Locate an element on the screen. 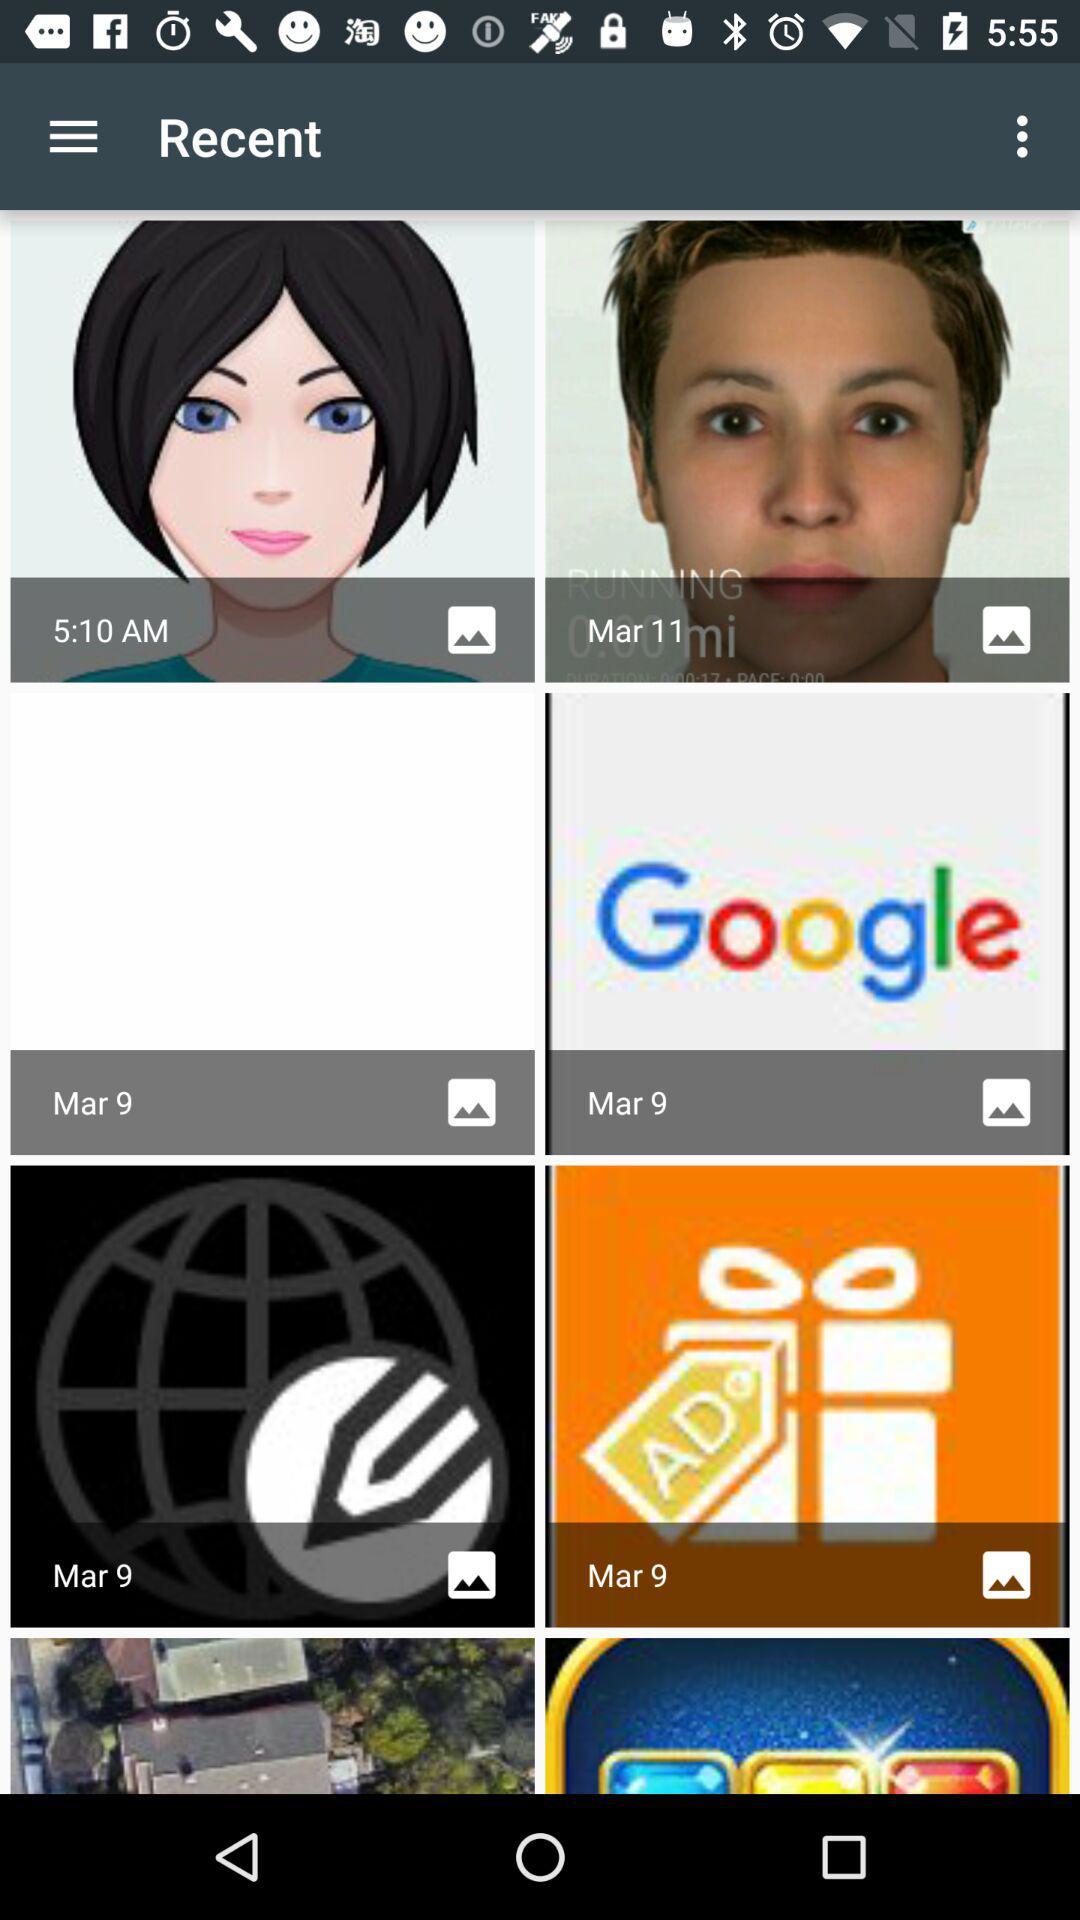 The width and height of the screenshot is (1080, 1920). app to the left of recent app is located at coordinates (72, 135).